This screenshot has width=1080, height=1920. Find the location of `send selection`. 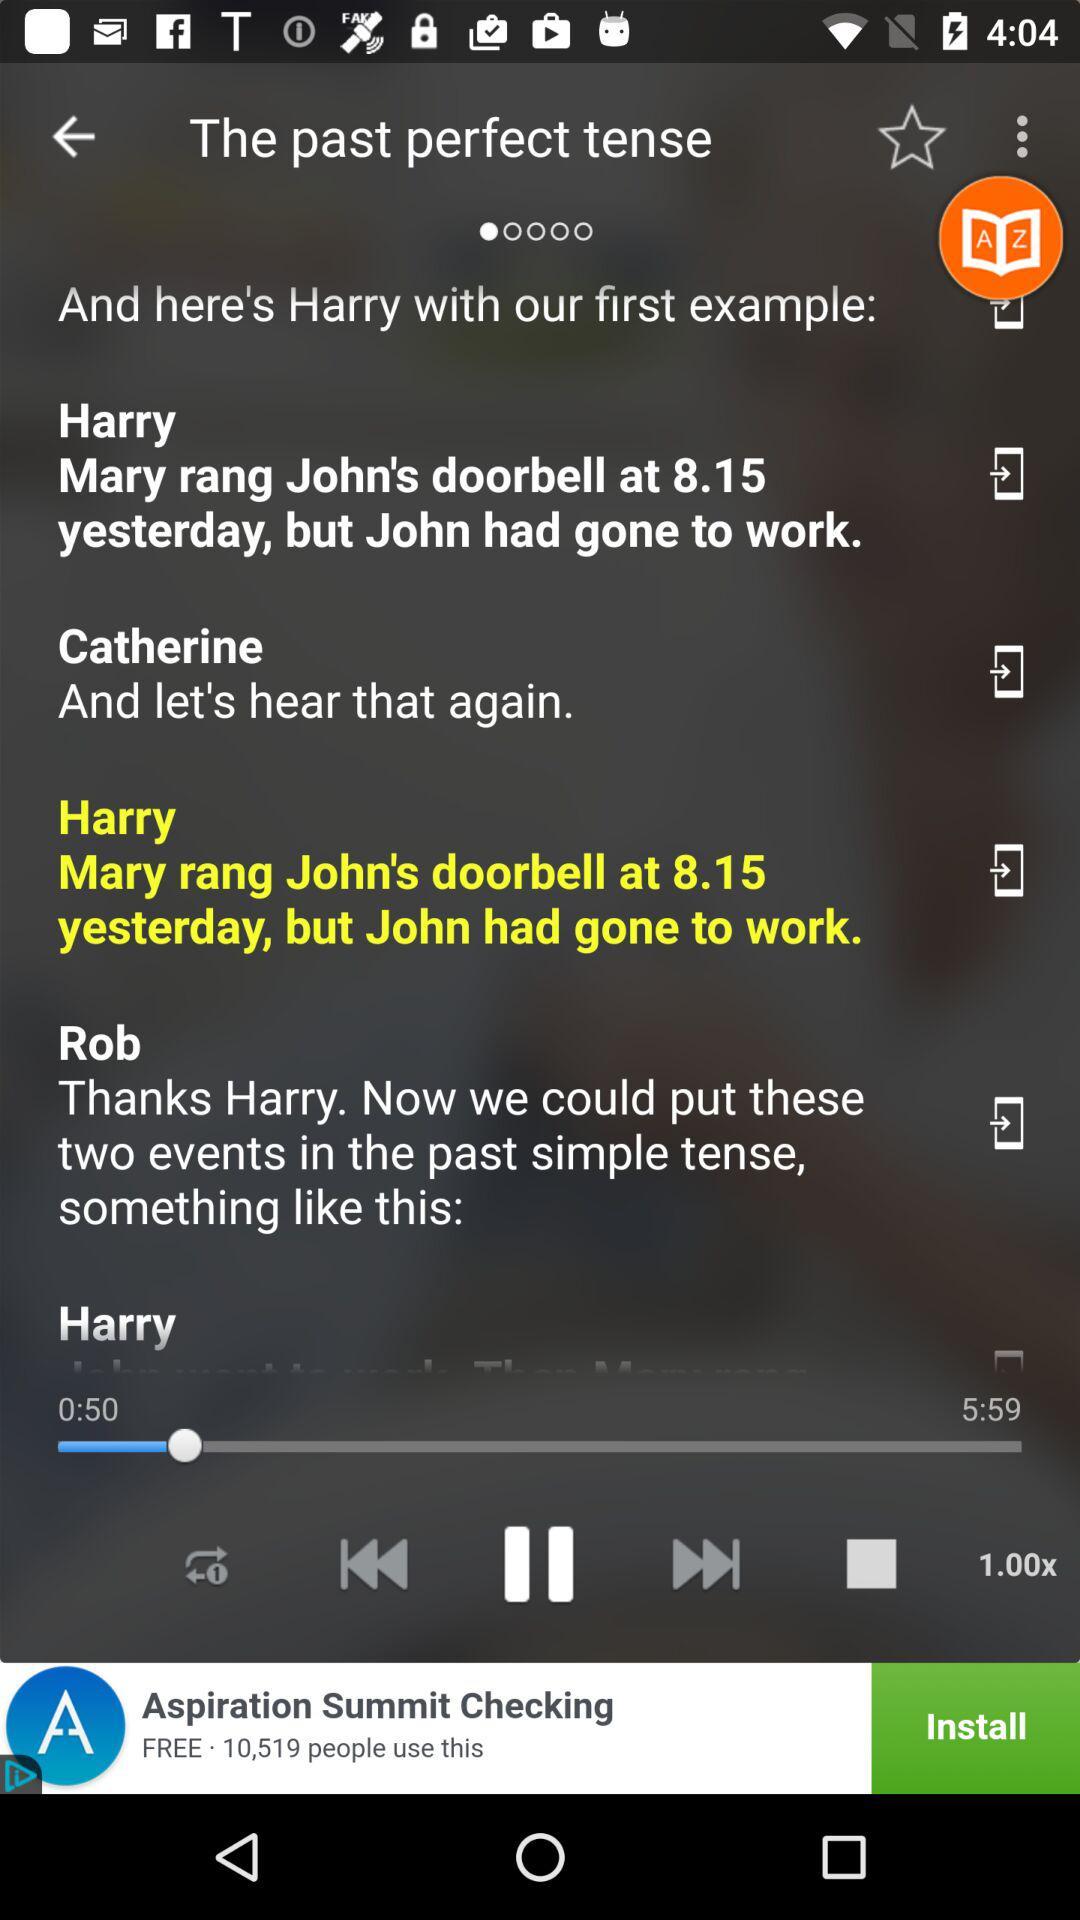

send selection is located at coordinates (1009, 1355).